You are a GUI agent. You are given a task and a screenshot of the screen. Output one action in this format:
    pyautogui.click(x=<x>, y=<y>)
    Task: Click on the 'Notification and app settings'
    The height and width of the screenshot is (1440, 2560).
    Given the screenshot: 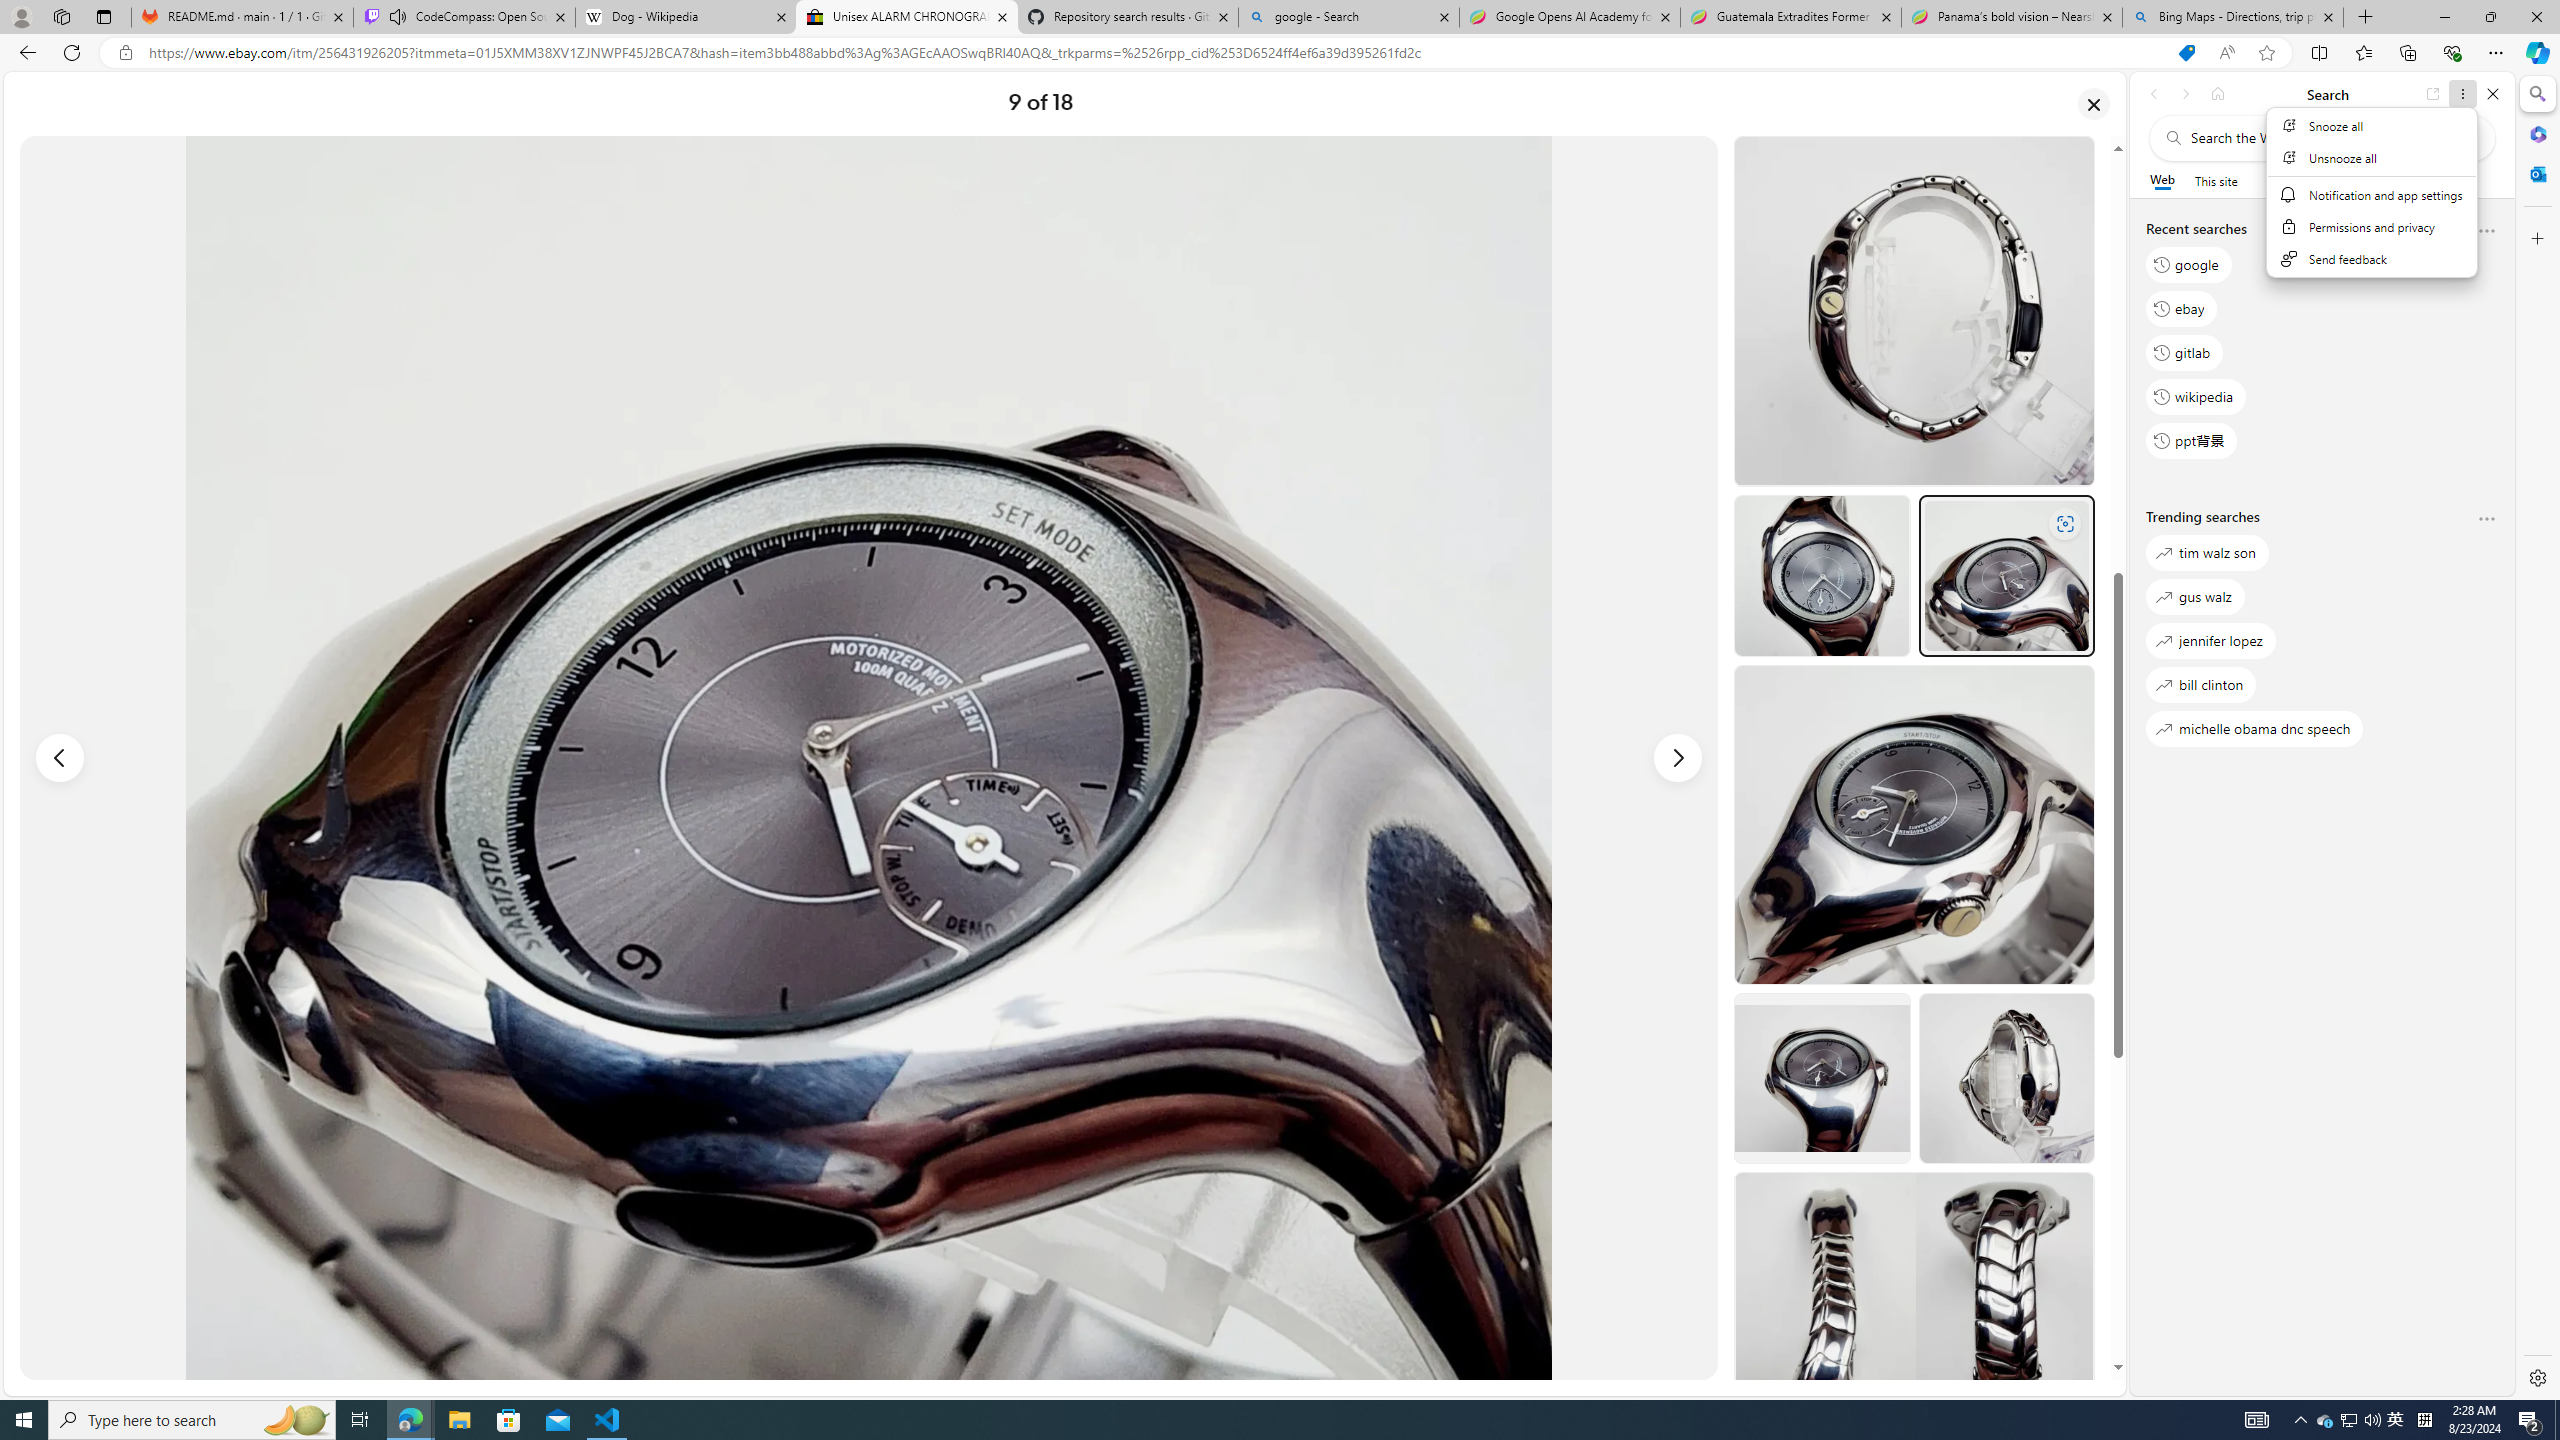 What is the action you would take?
    pyautogui.click(x=2372, y=195)
    